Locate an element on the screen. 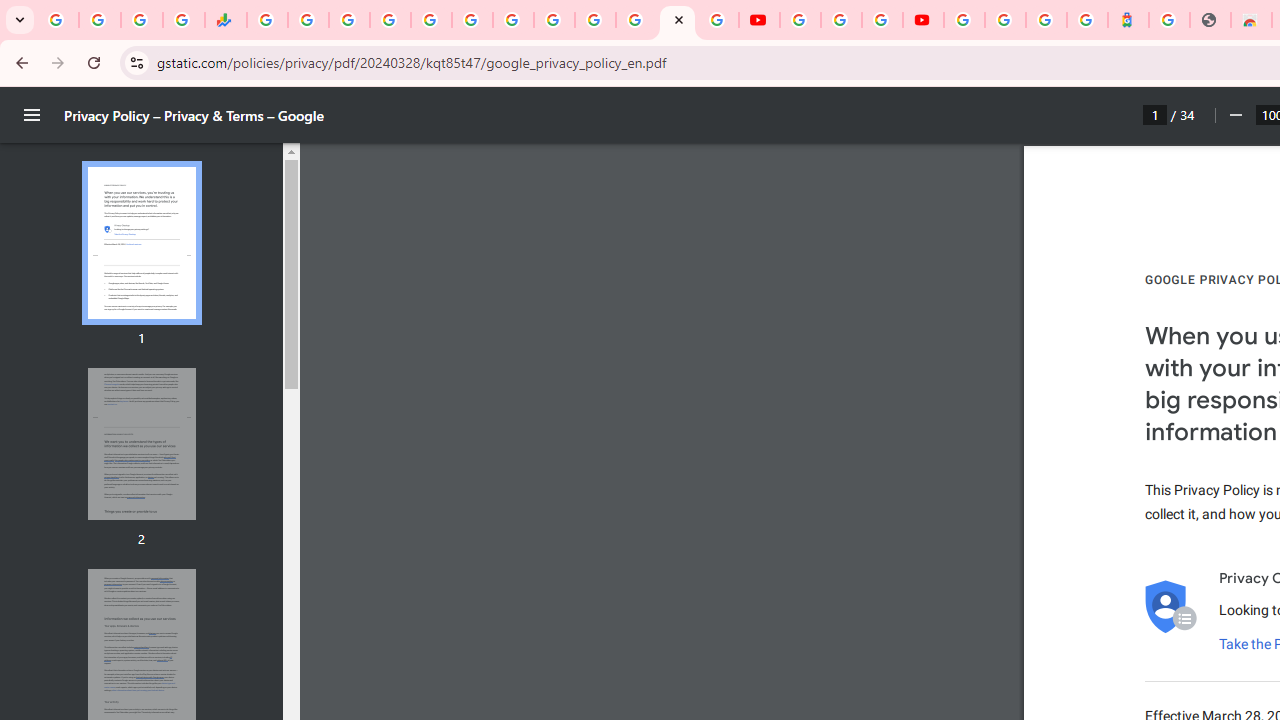 Image resolution: width=1280 pixels, height=720 pixels. 'YouTube' is located at coordinates (758, 20).